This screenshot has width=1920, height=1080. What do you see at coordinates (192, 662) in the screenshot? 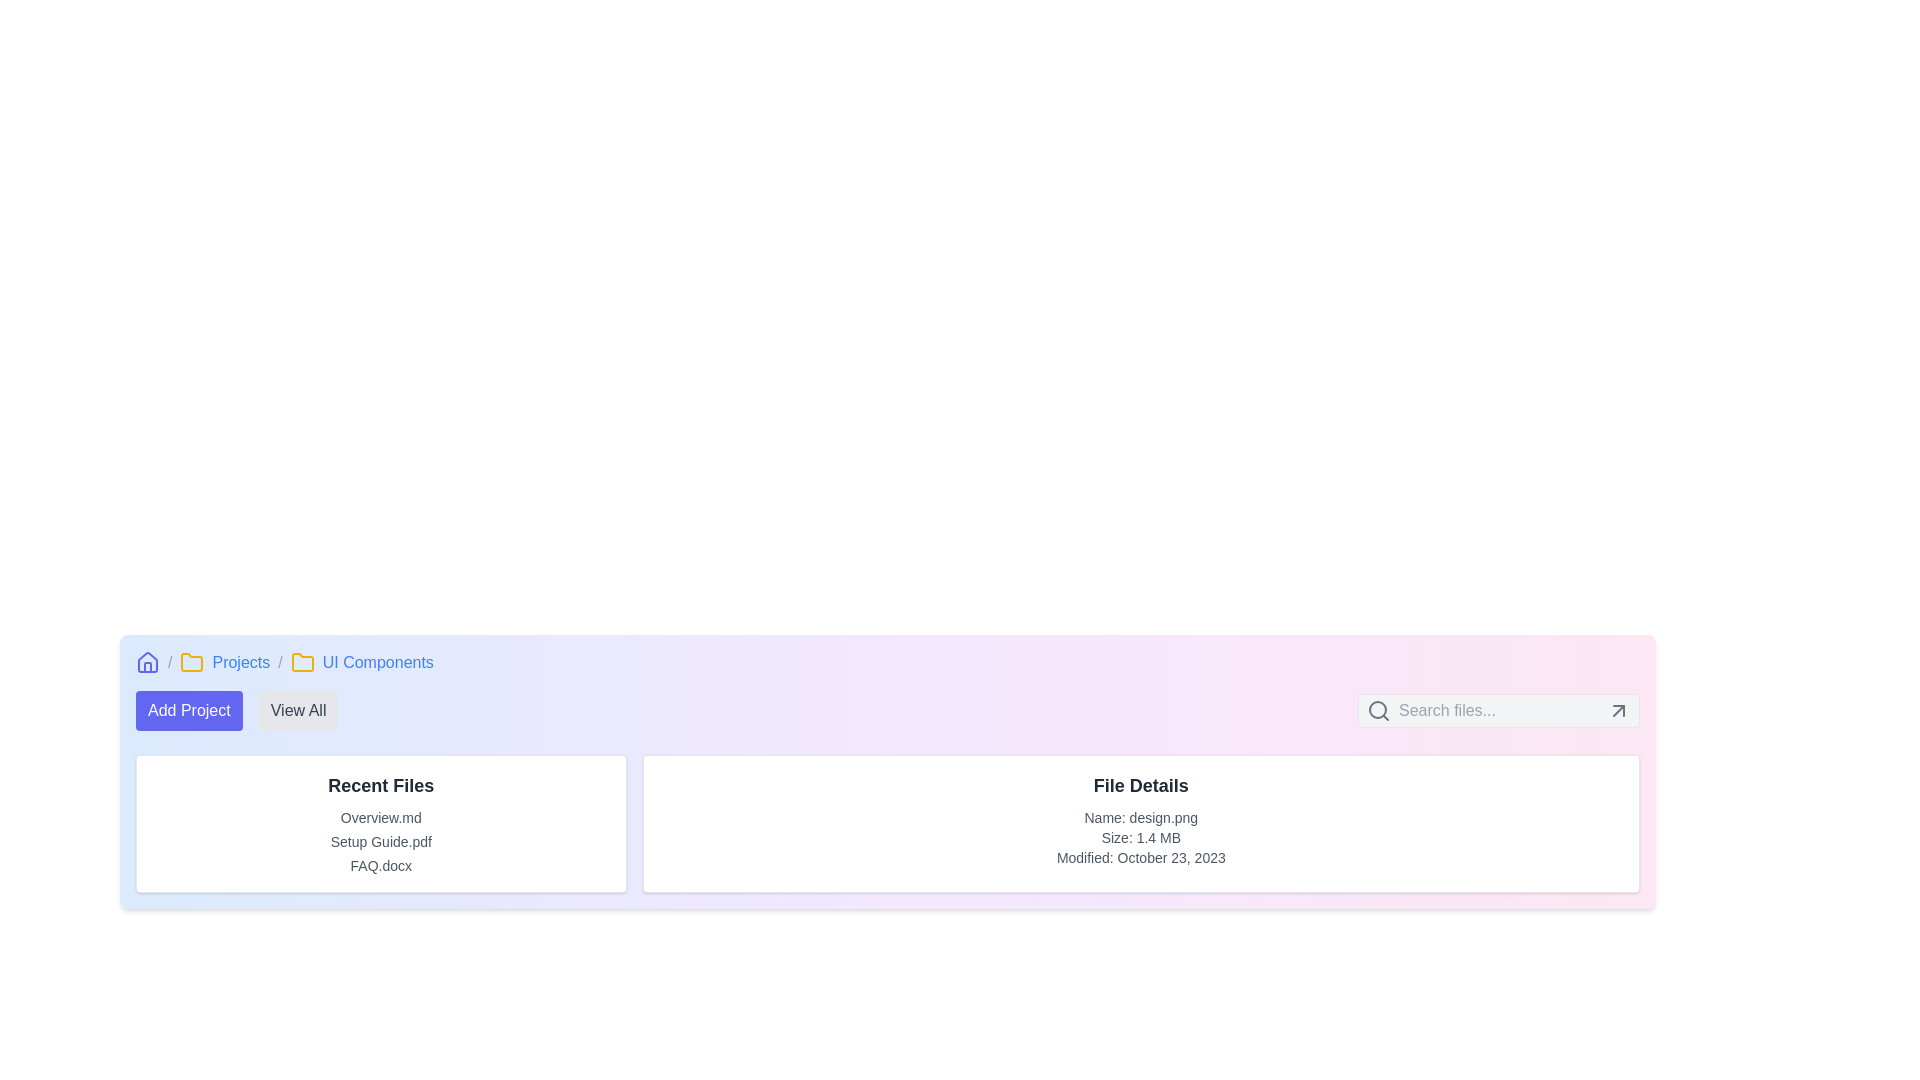
I see `the folder icon labeled 'UI Components' located in the navigation breadcrumb bar next to the red icon` at bounding box center [192, 662].